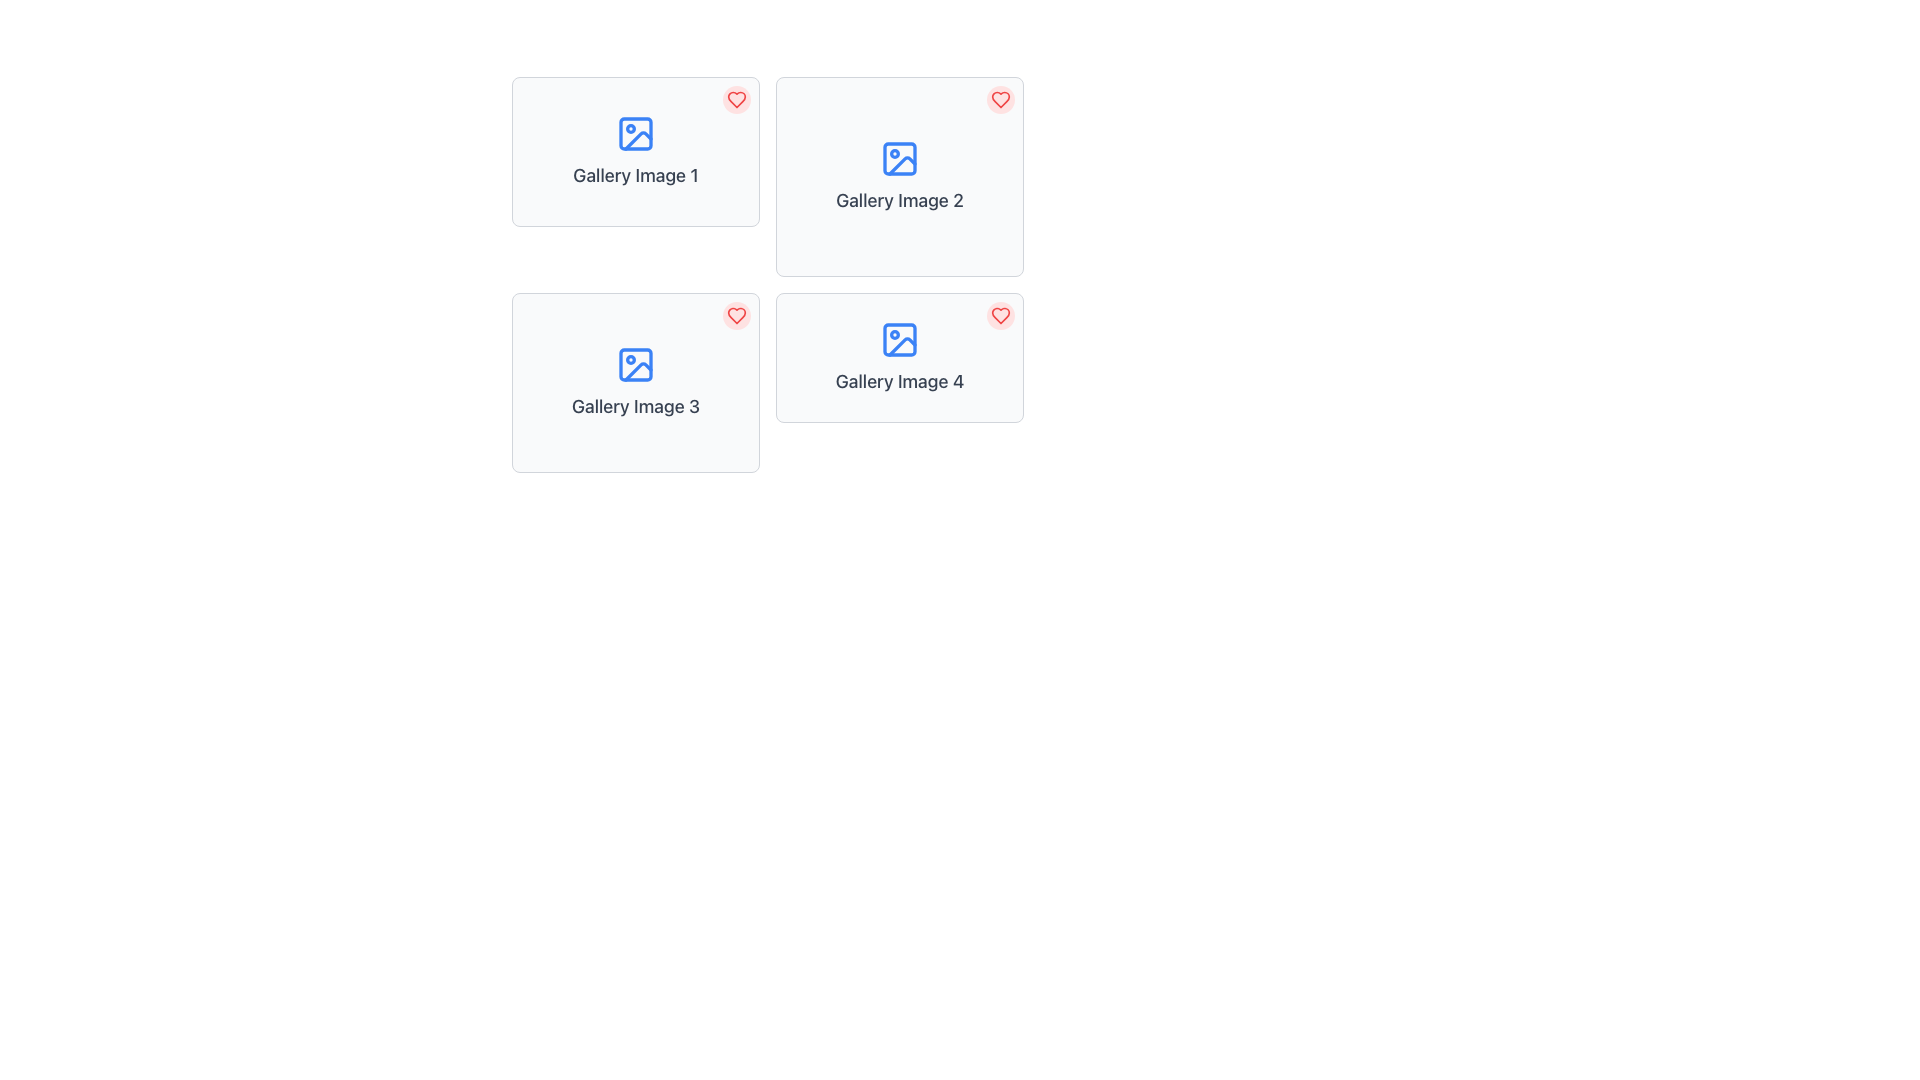 This screenshot has height=1080, width=1920. I want to click on the Interactive Card located in the top-right corner of the grid, which is the second item in the first row, so click(899, 176).